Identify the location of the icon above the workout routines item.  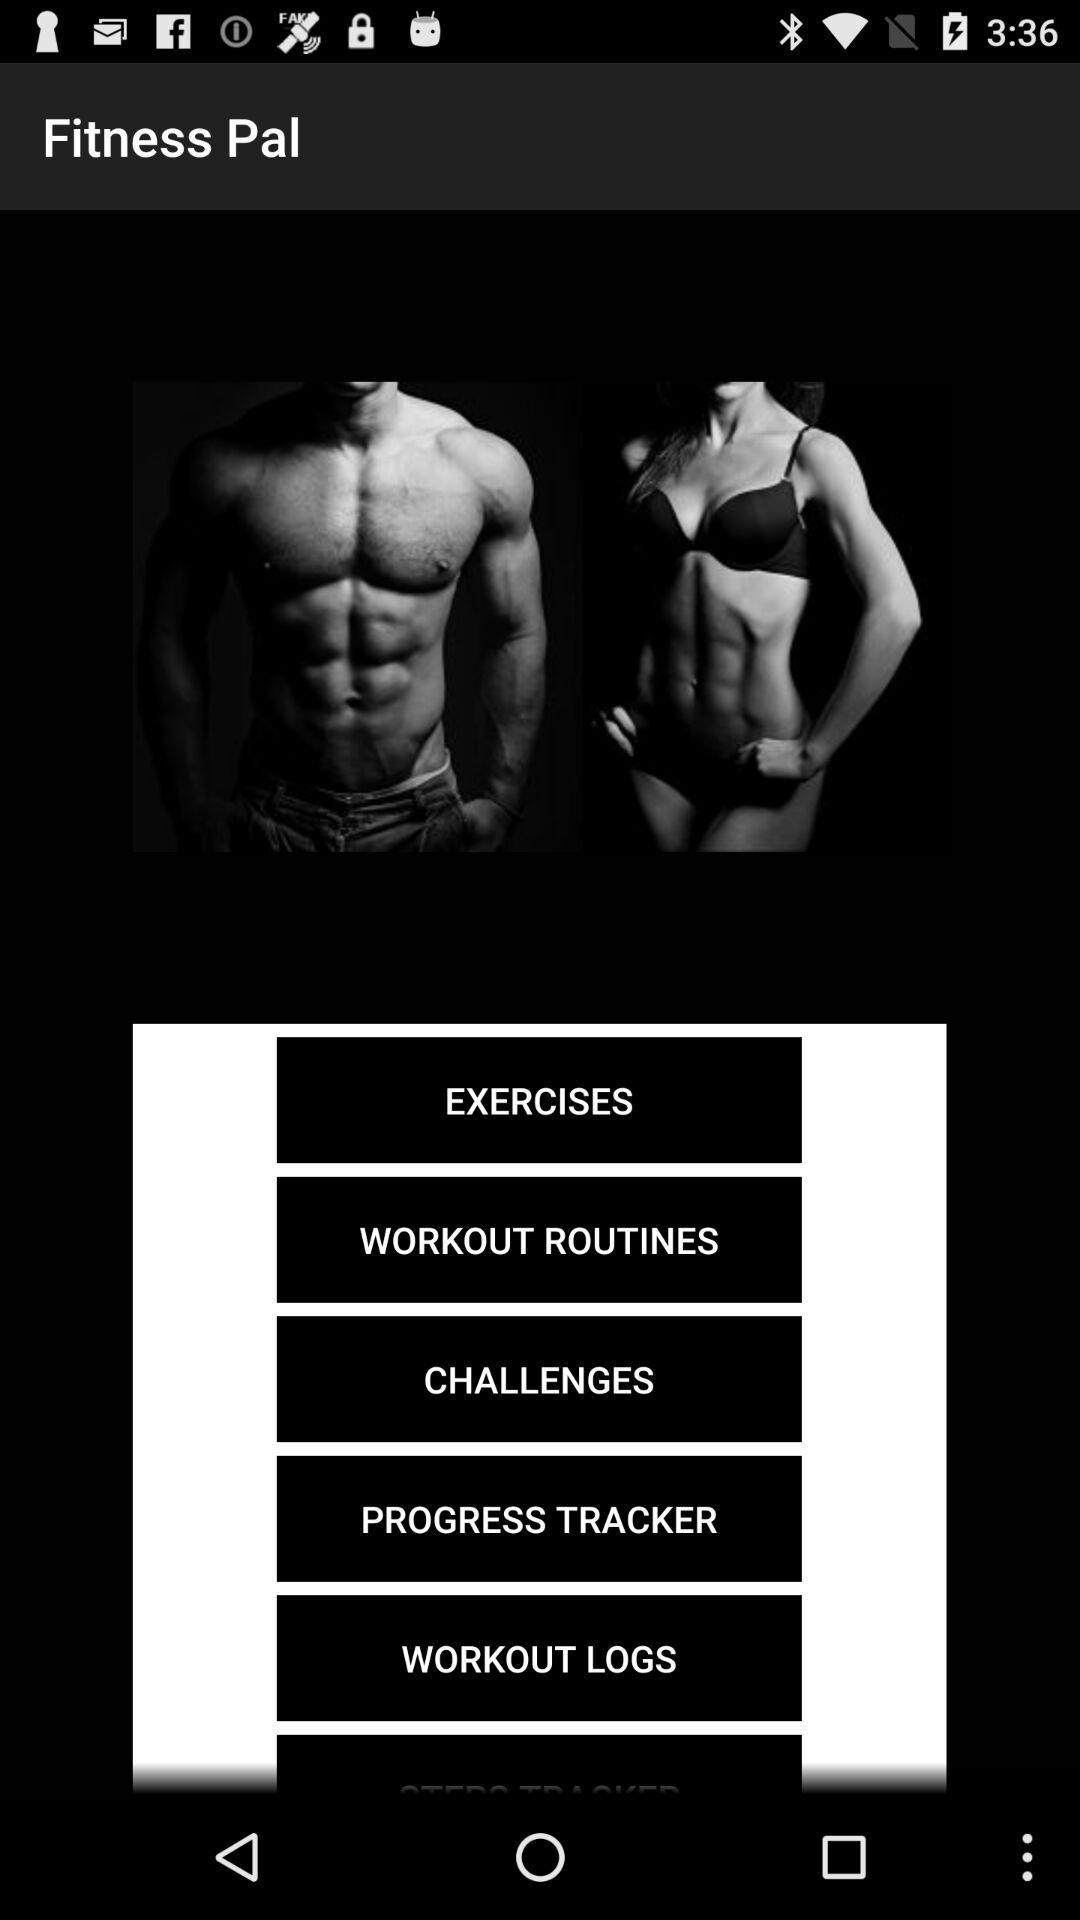
(538, 1099).